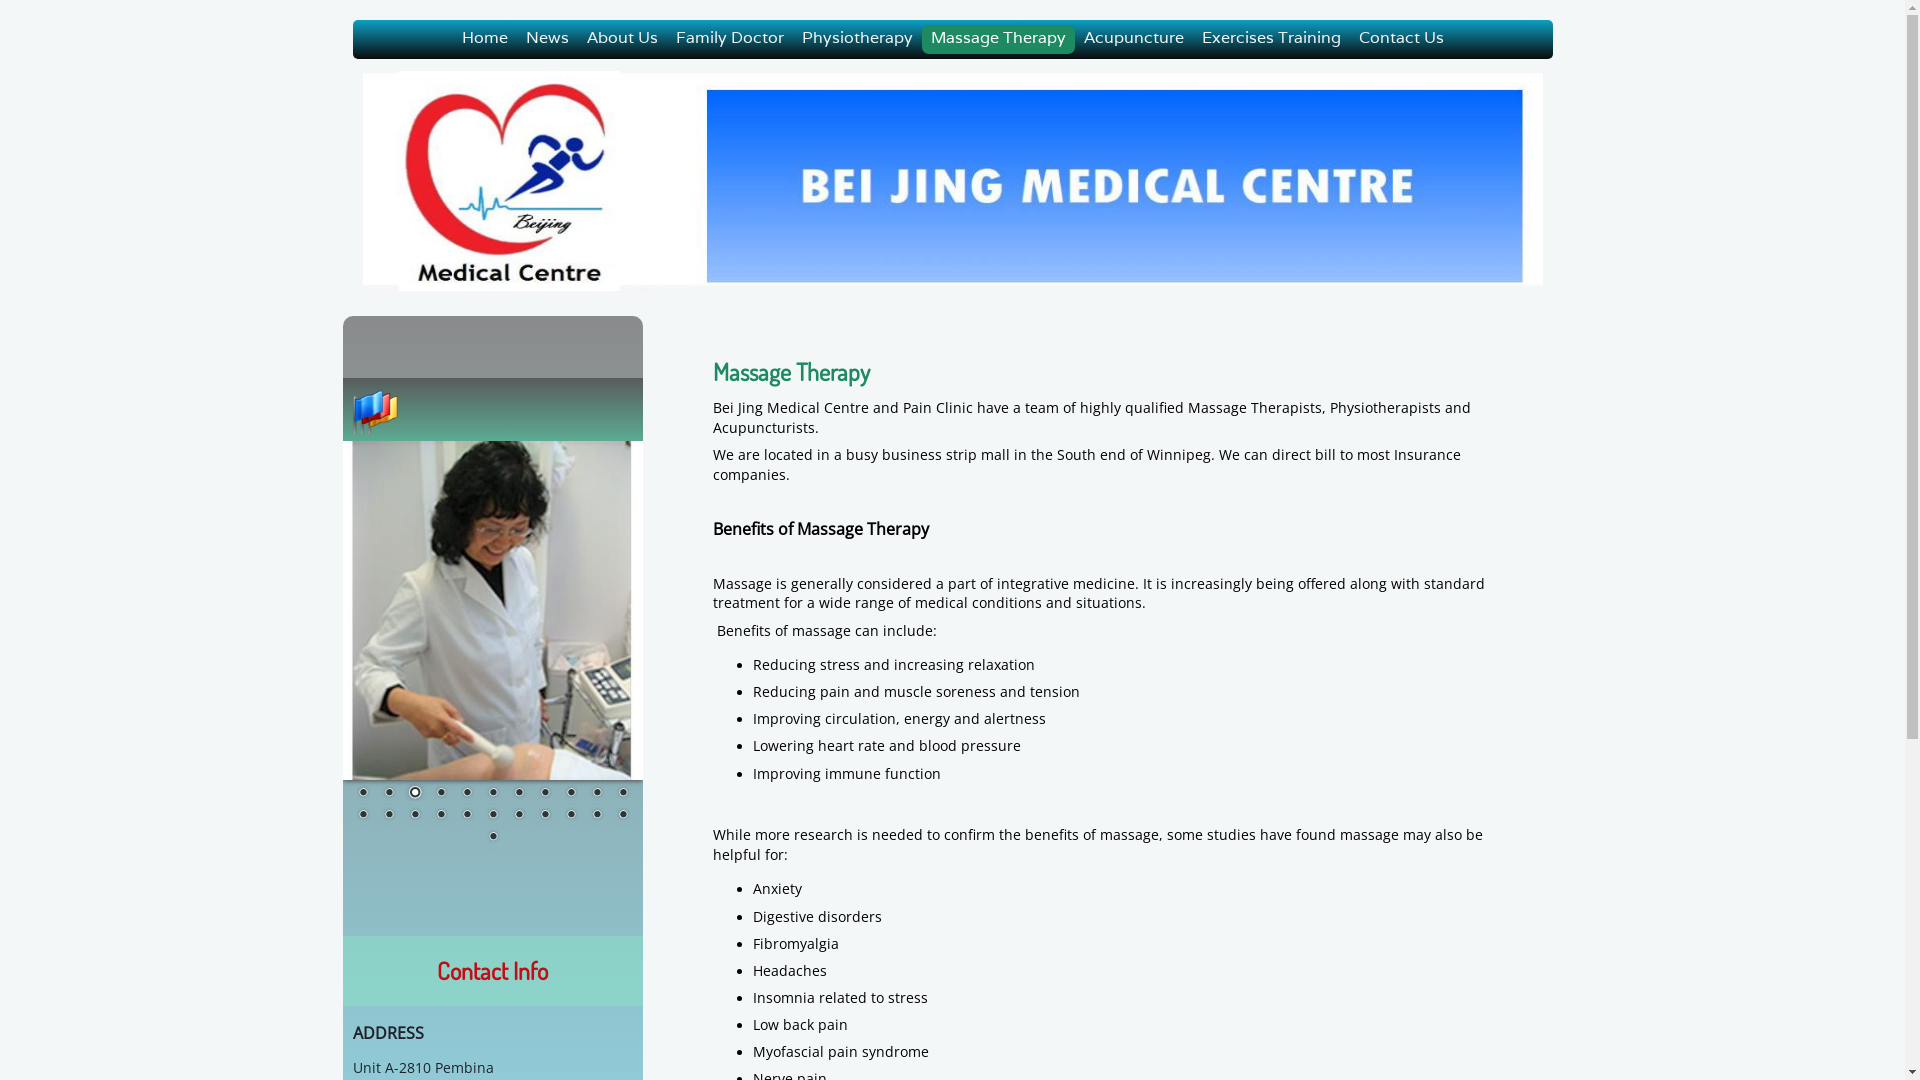 The image size is (1920, 1080). What do you see at coordinates (388, 816) in the screenshot?
I see `'13'` at bounding box center [388, 816].